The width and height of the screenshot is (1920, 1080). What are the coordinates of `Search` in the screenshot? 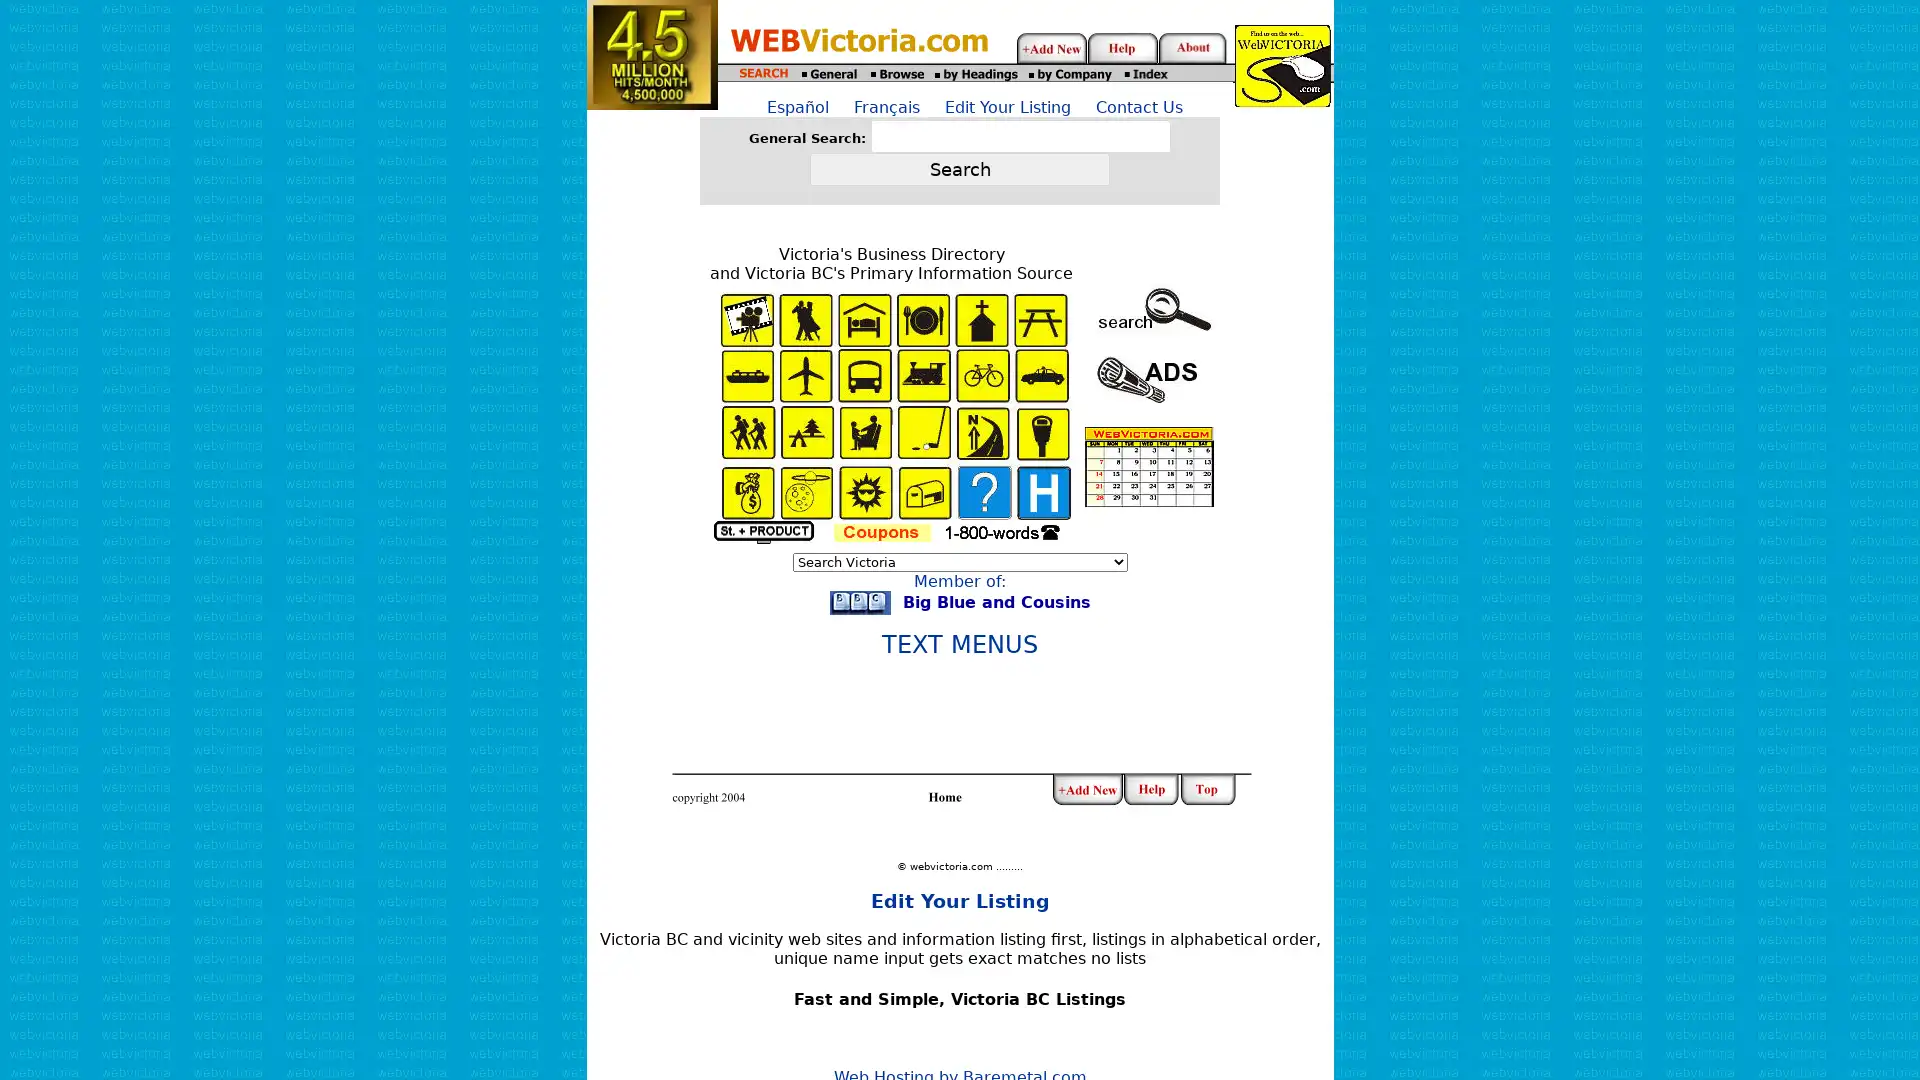 It's located at (960, 168).